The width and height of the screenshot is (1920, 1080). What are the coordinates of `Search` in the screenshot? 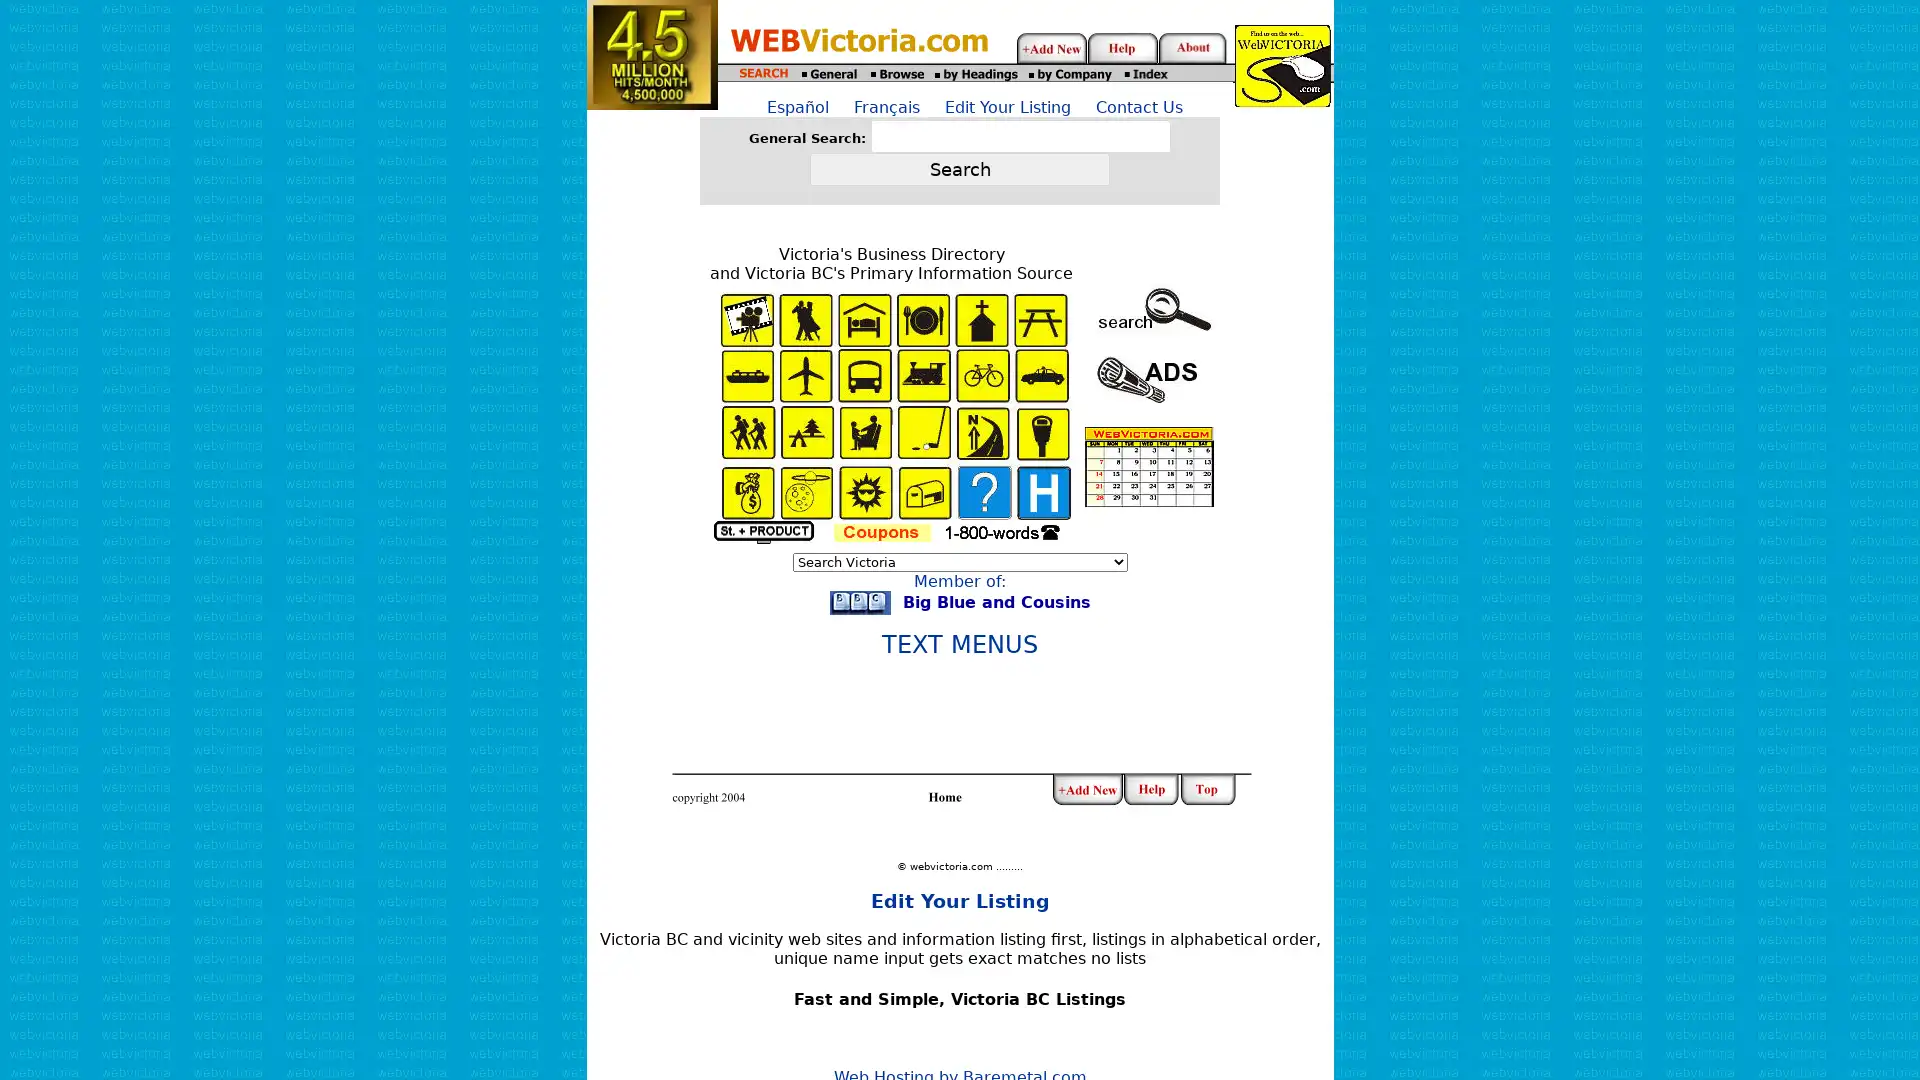 It's located at (960, 168).